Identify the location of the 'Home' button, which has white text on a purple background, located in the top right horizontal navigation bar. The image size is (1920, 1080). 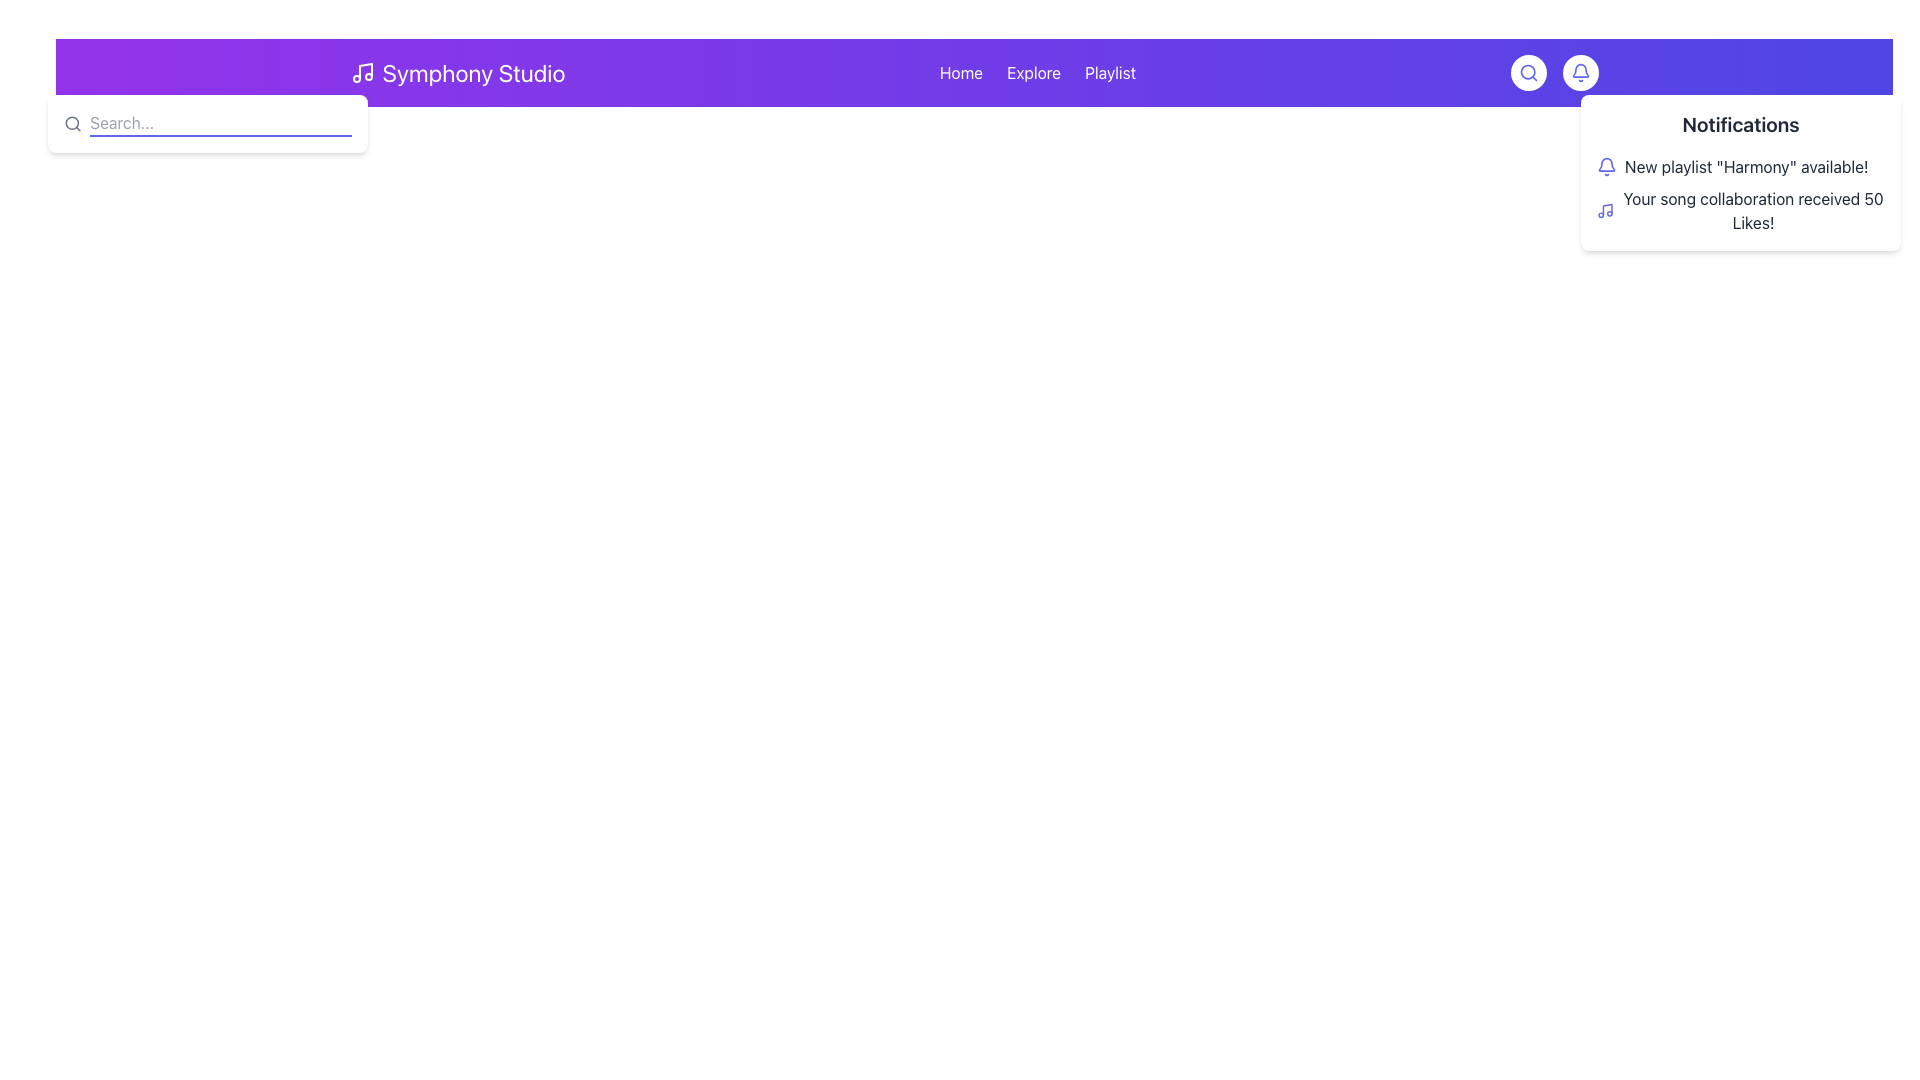
(961, 72).